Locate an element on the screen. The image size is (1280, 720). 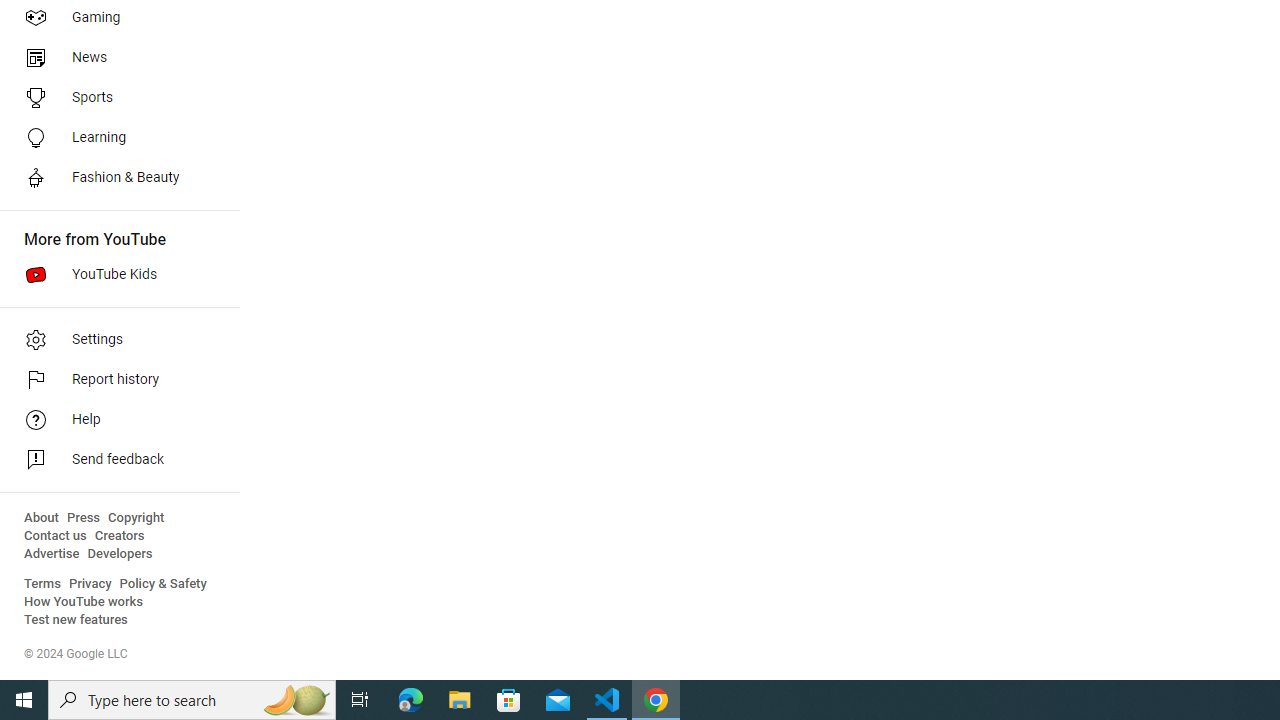
'Copyright' is located at coordinates (135, 517).